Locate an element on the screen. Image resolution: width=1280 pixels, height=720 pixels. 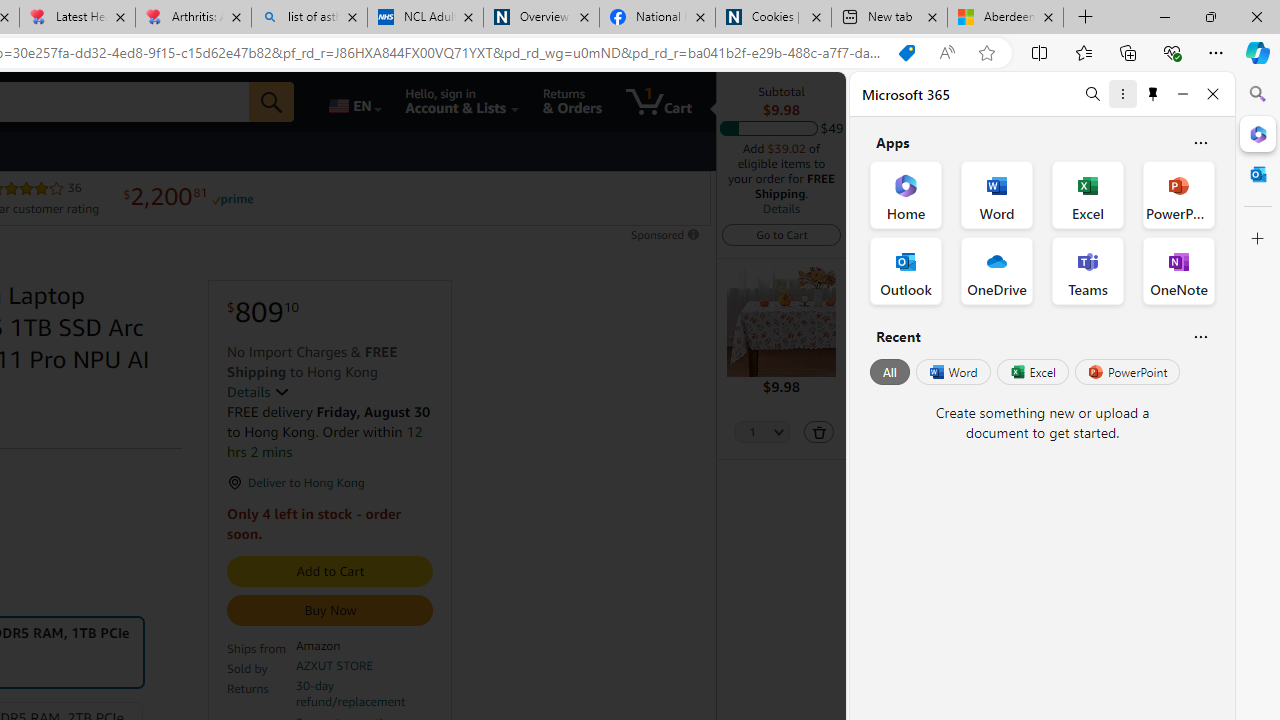
'Choose a language for shopping.' is located at coordinates (353, 101).